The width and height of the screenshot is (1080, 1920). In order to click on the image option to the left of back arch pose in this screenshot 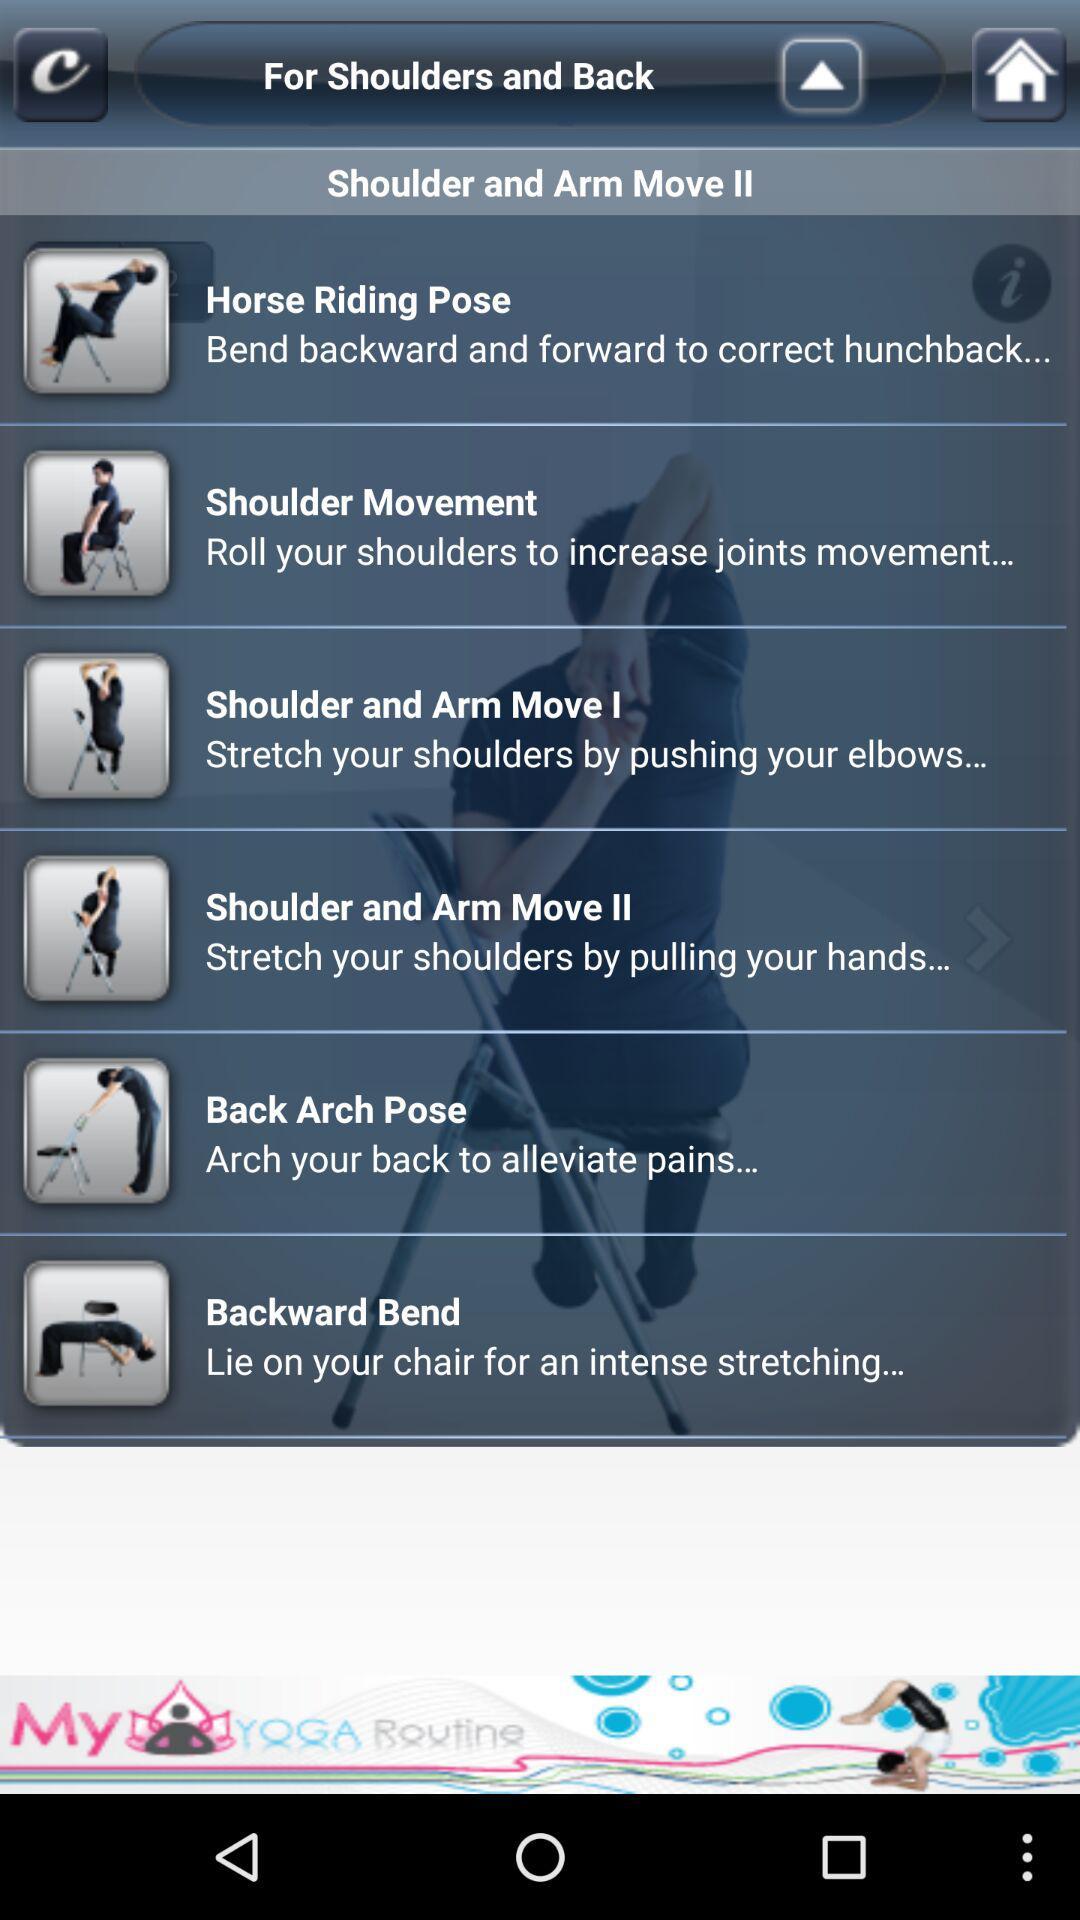, I will do `click(99, 1133)`.